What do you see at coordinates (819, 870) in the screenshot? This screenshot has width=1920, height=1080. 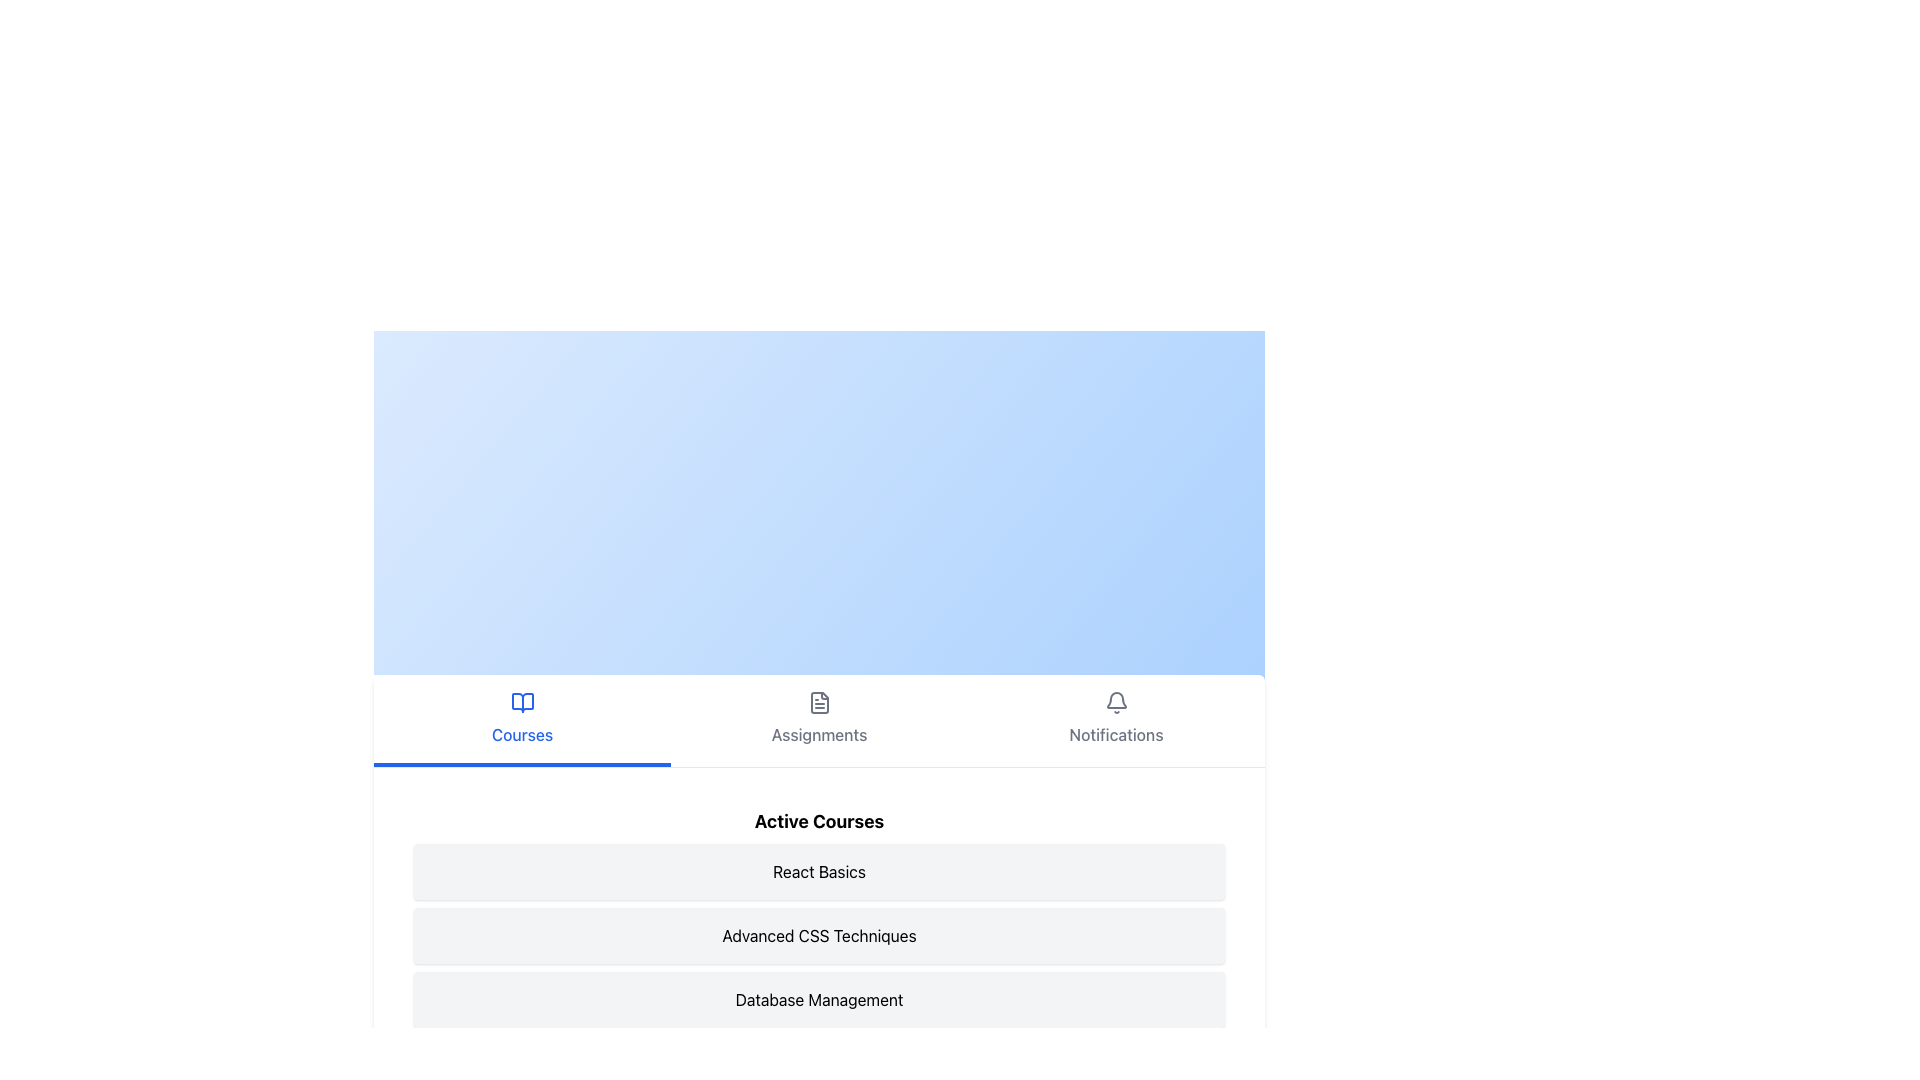 I see `a listed course within the tabbed interface for switching between sections (Courses, Assignments, and Notifications)` at bounding box center [819, 870].